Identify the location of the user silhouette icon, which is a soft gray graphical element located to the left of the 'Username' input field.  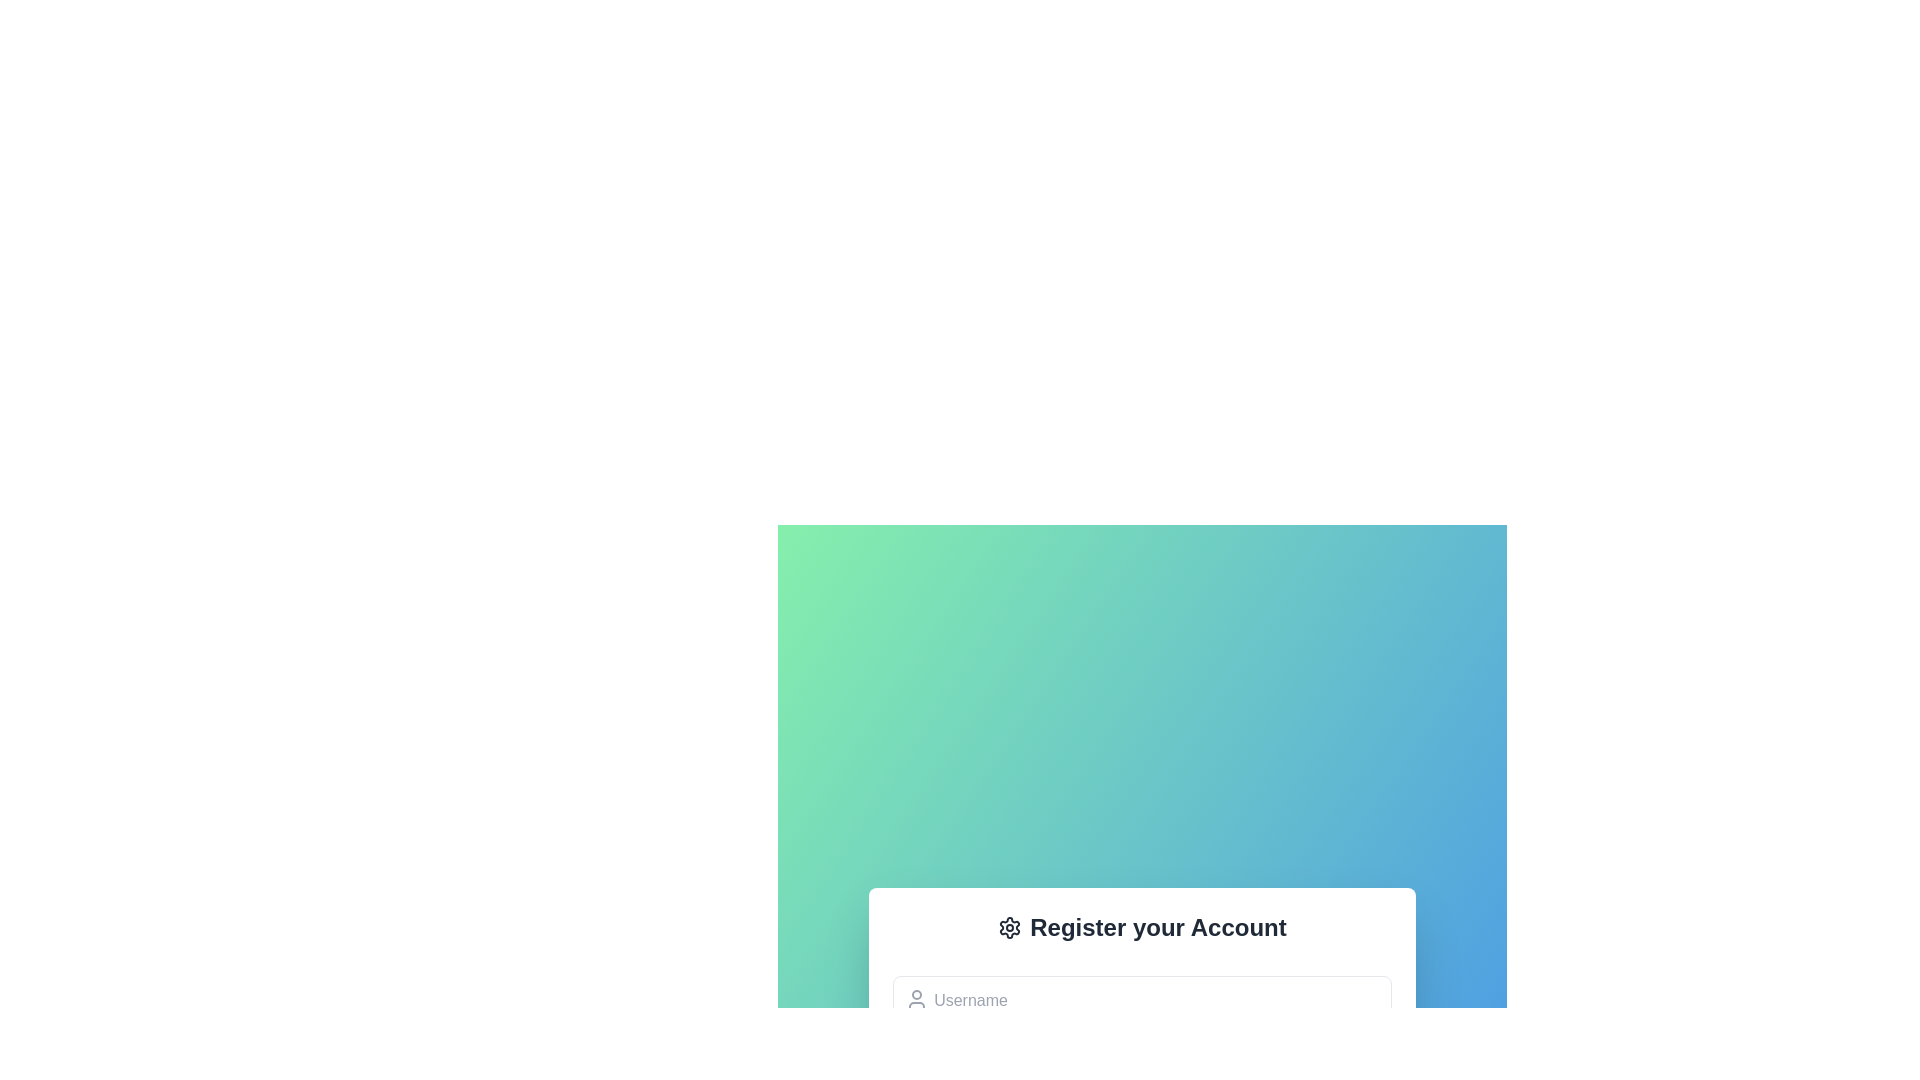
(916, 999).